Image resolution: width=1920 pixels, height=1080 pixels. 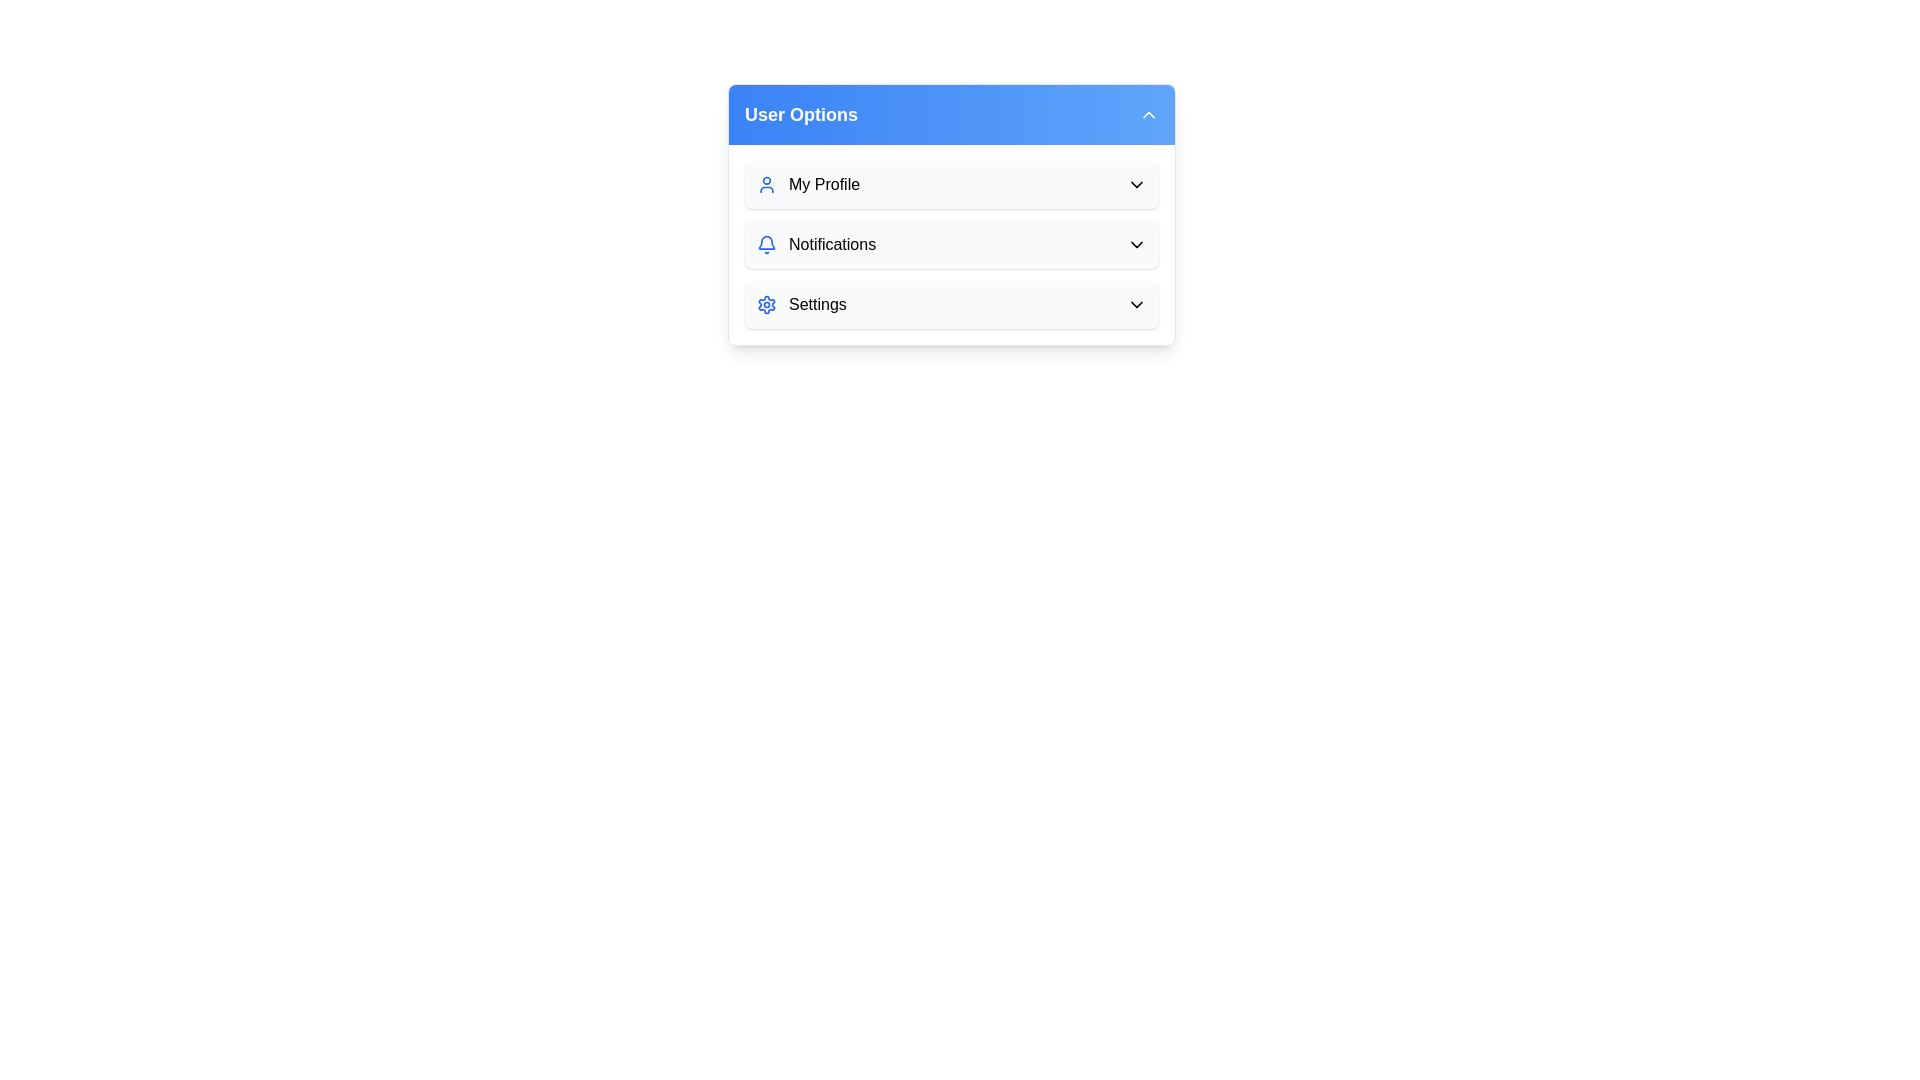 I want to click on the Chevron Down icon located at the far right of the 'Settings' row in the dropdown under 'User Options', so click(x=1137, y=304).